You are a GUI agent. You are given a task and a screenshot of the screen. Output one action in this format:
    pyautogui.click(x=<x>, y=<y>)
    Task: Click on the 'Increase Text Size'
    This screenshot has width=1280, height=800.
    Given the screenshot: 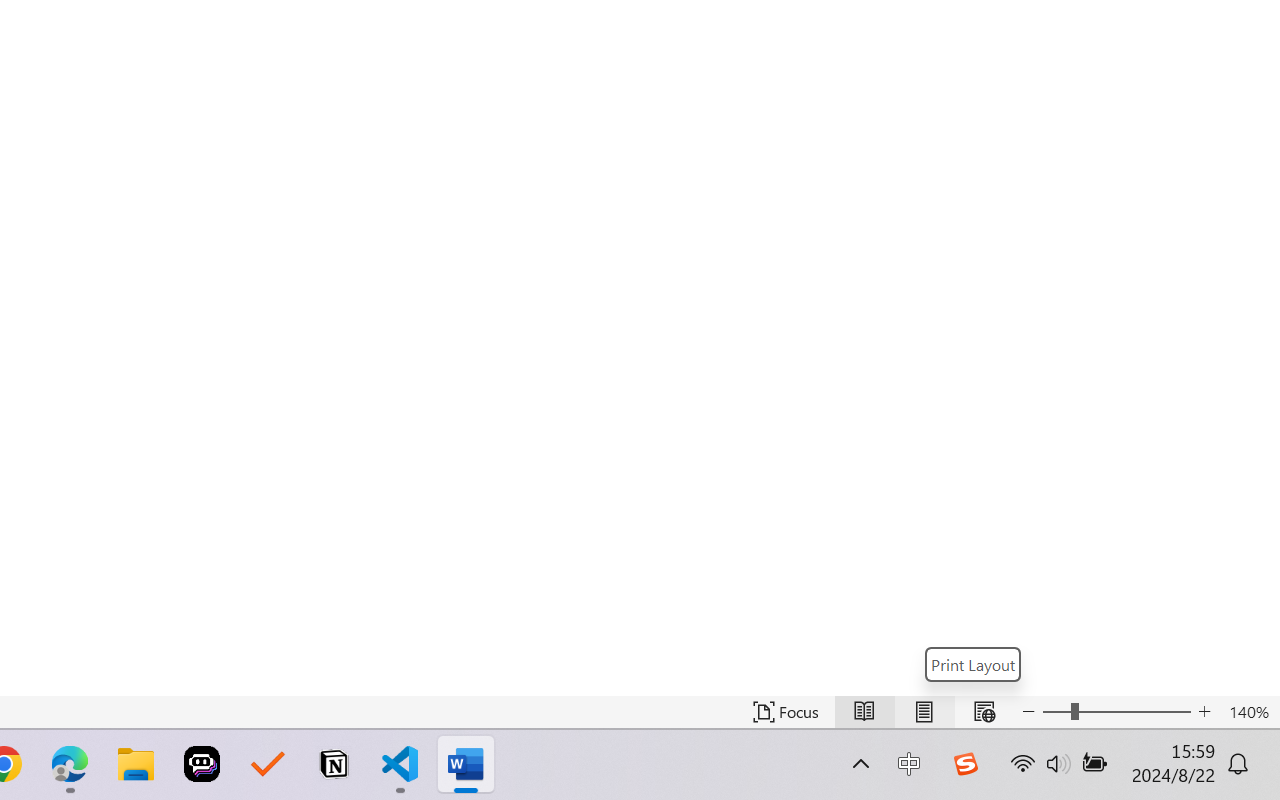 What is the action you would take?
    pyautogui.click(x=1204, y=711)
    